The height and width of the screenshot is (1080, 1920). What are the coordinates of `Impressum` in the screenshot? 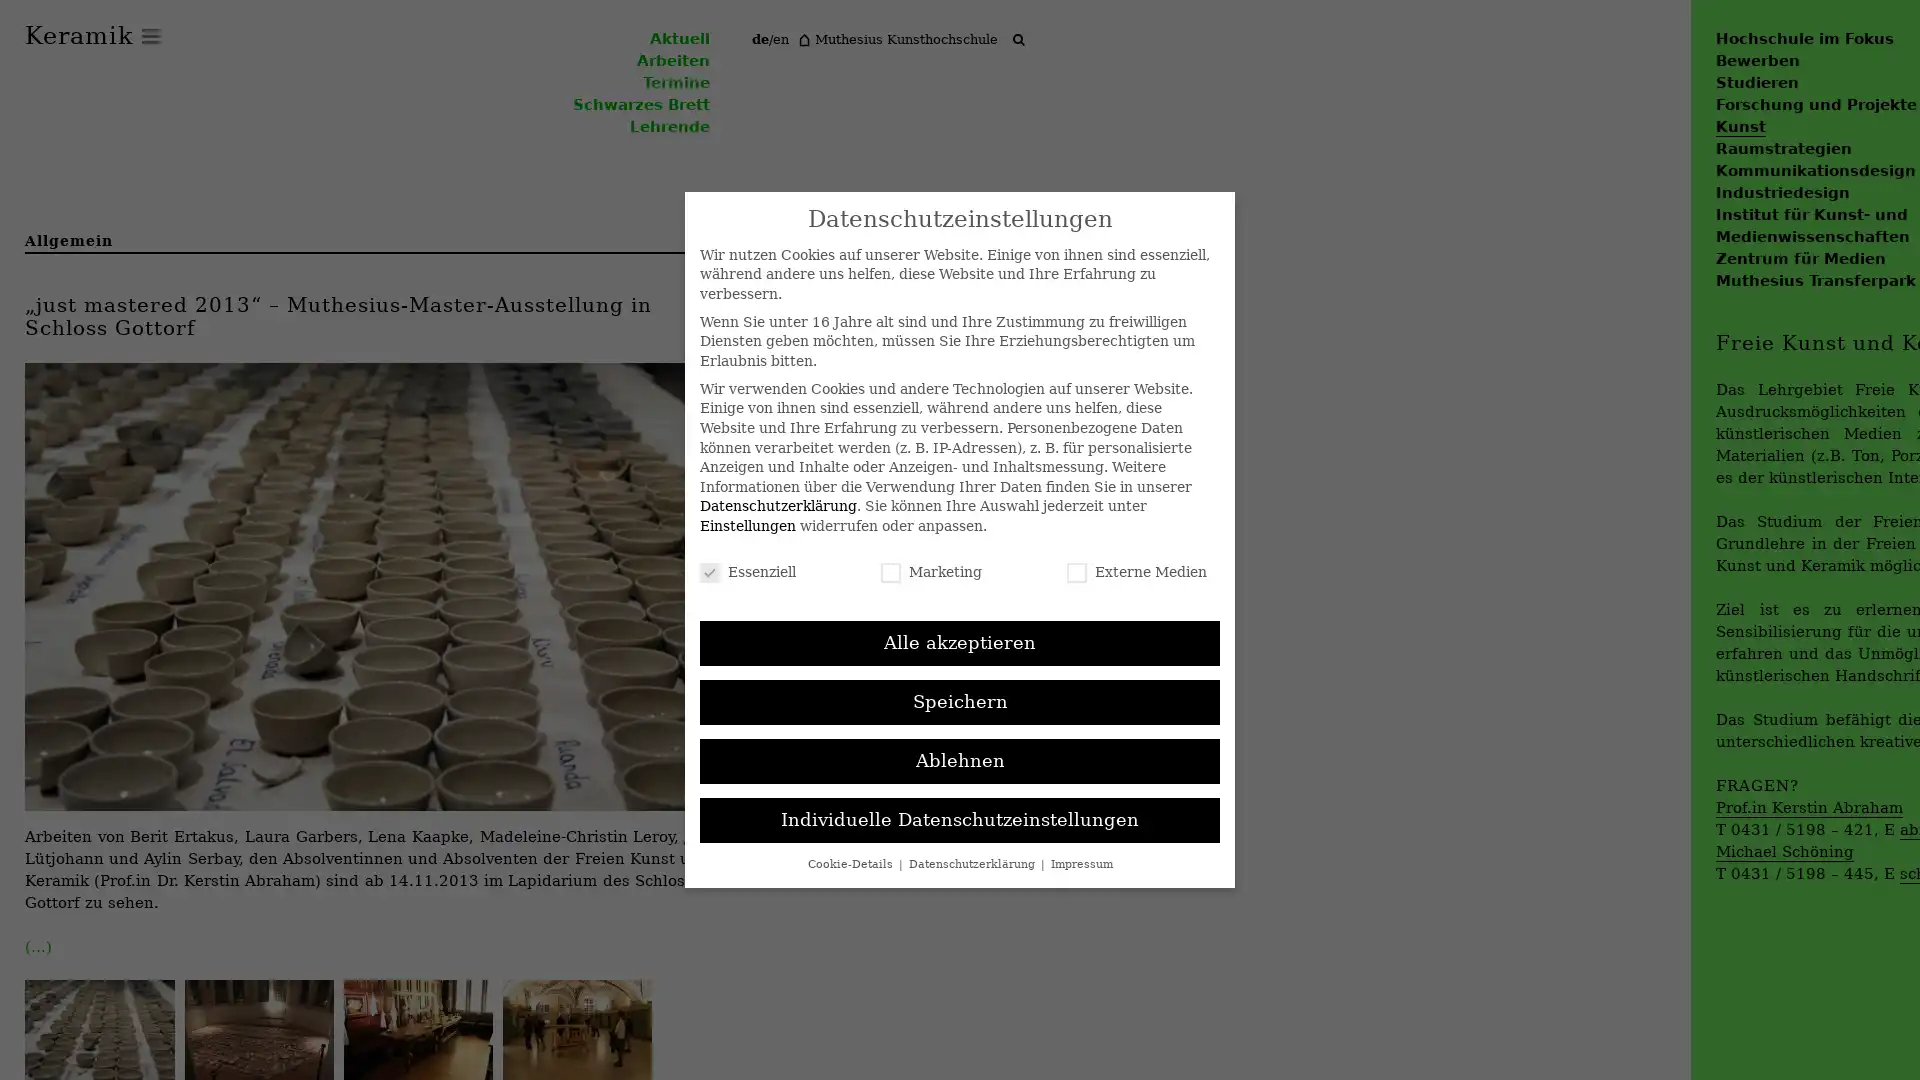 It's located at (1079, 862).